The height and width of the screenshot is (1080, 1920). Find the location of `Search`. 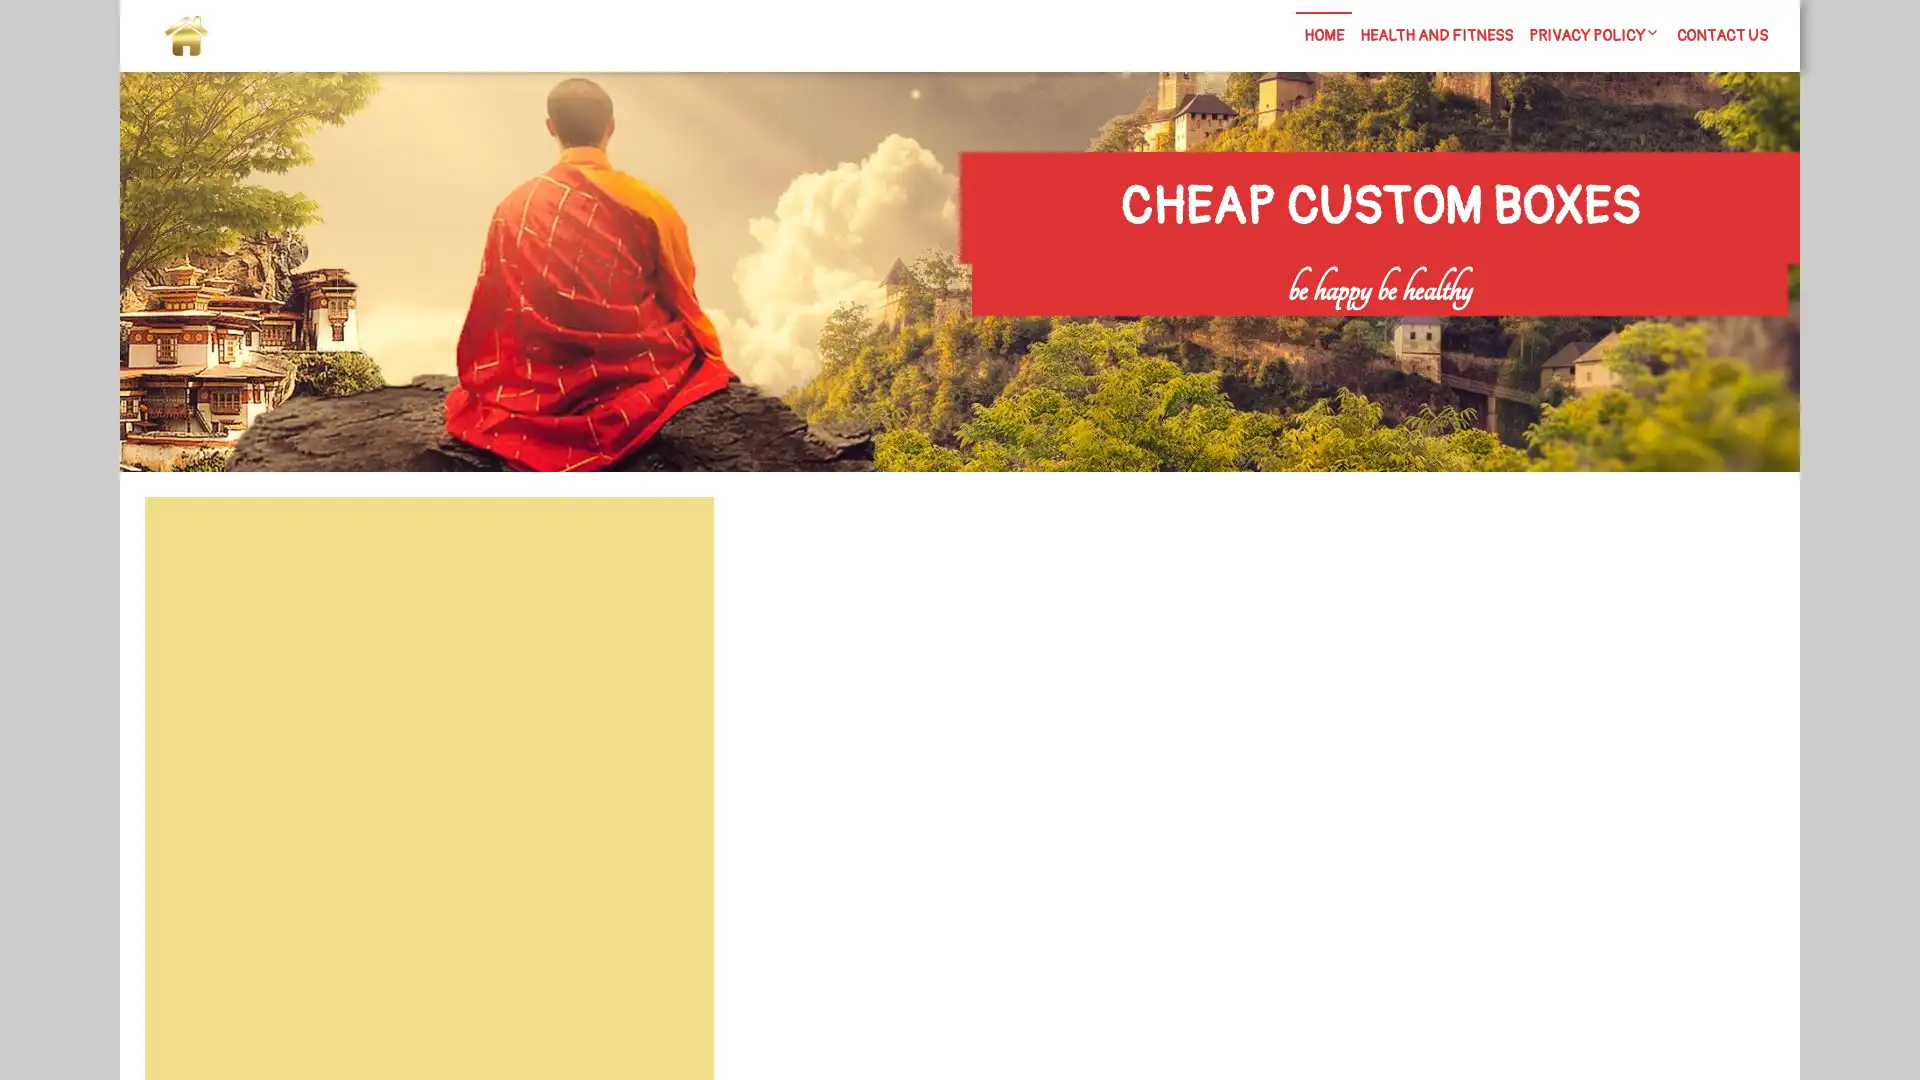

Search is located at coordinates (1557, 327).